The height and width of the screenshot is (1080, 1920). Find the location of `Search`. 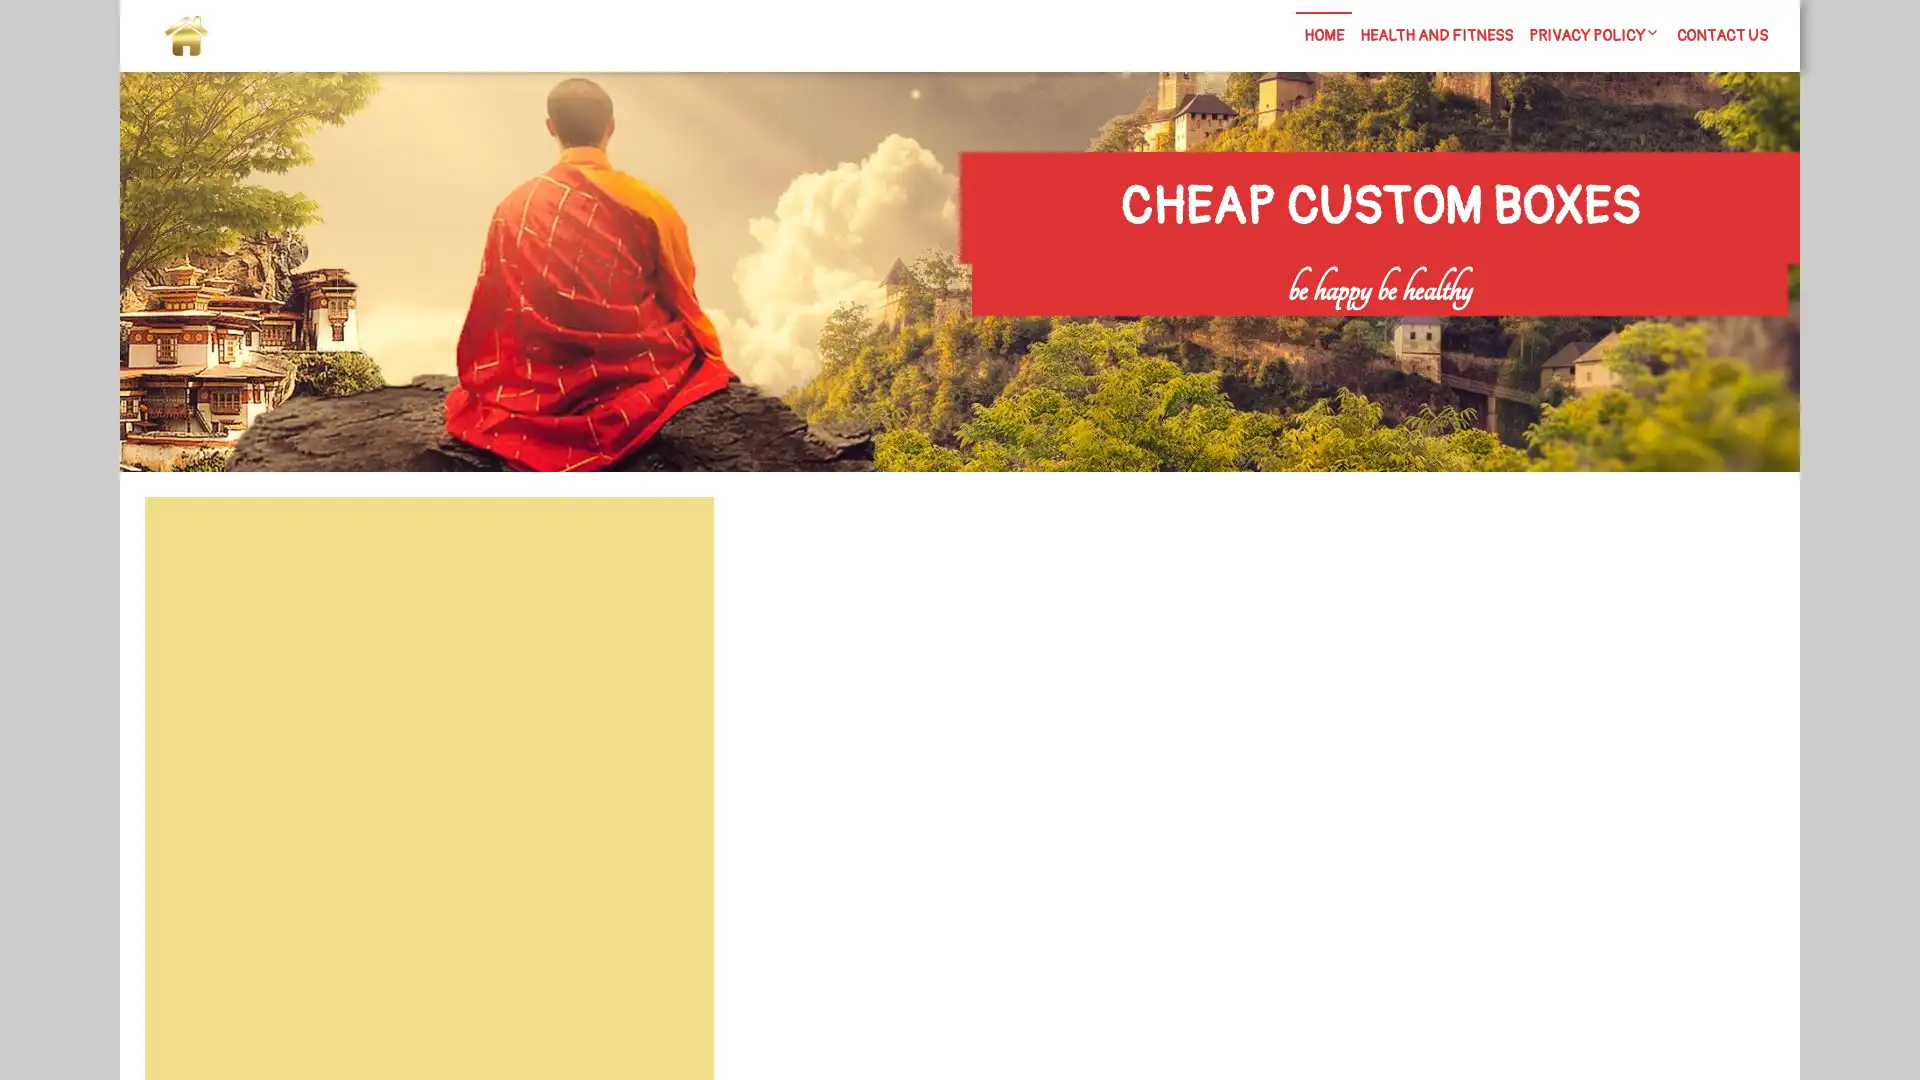

Search is located at coordinates (1557, 327).